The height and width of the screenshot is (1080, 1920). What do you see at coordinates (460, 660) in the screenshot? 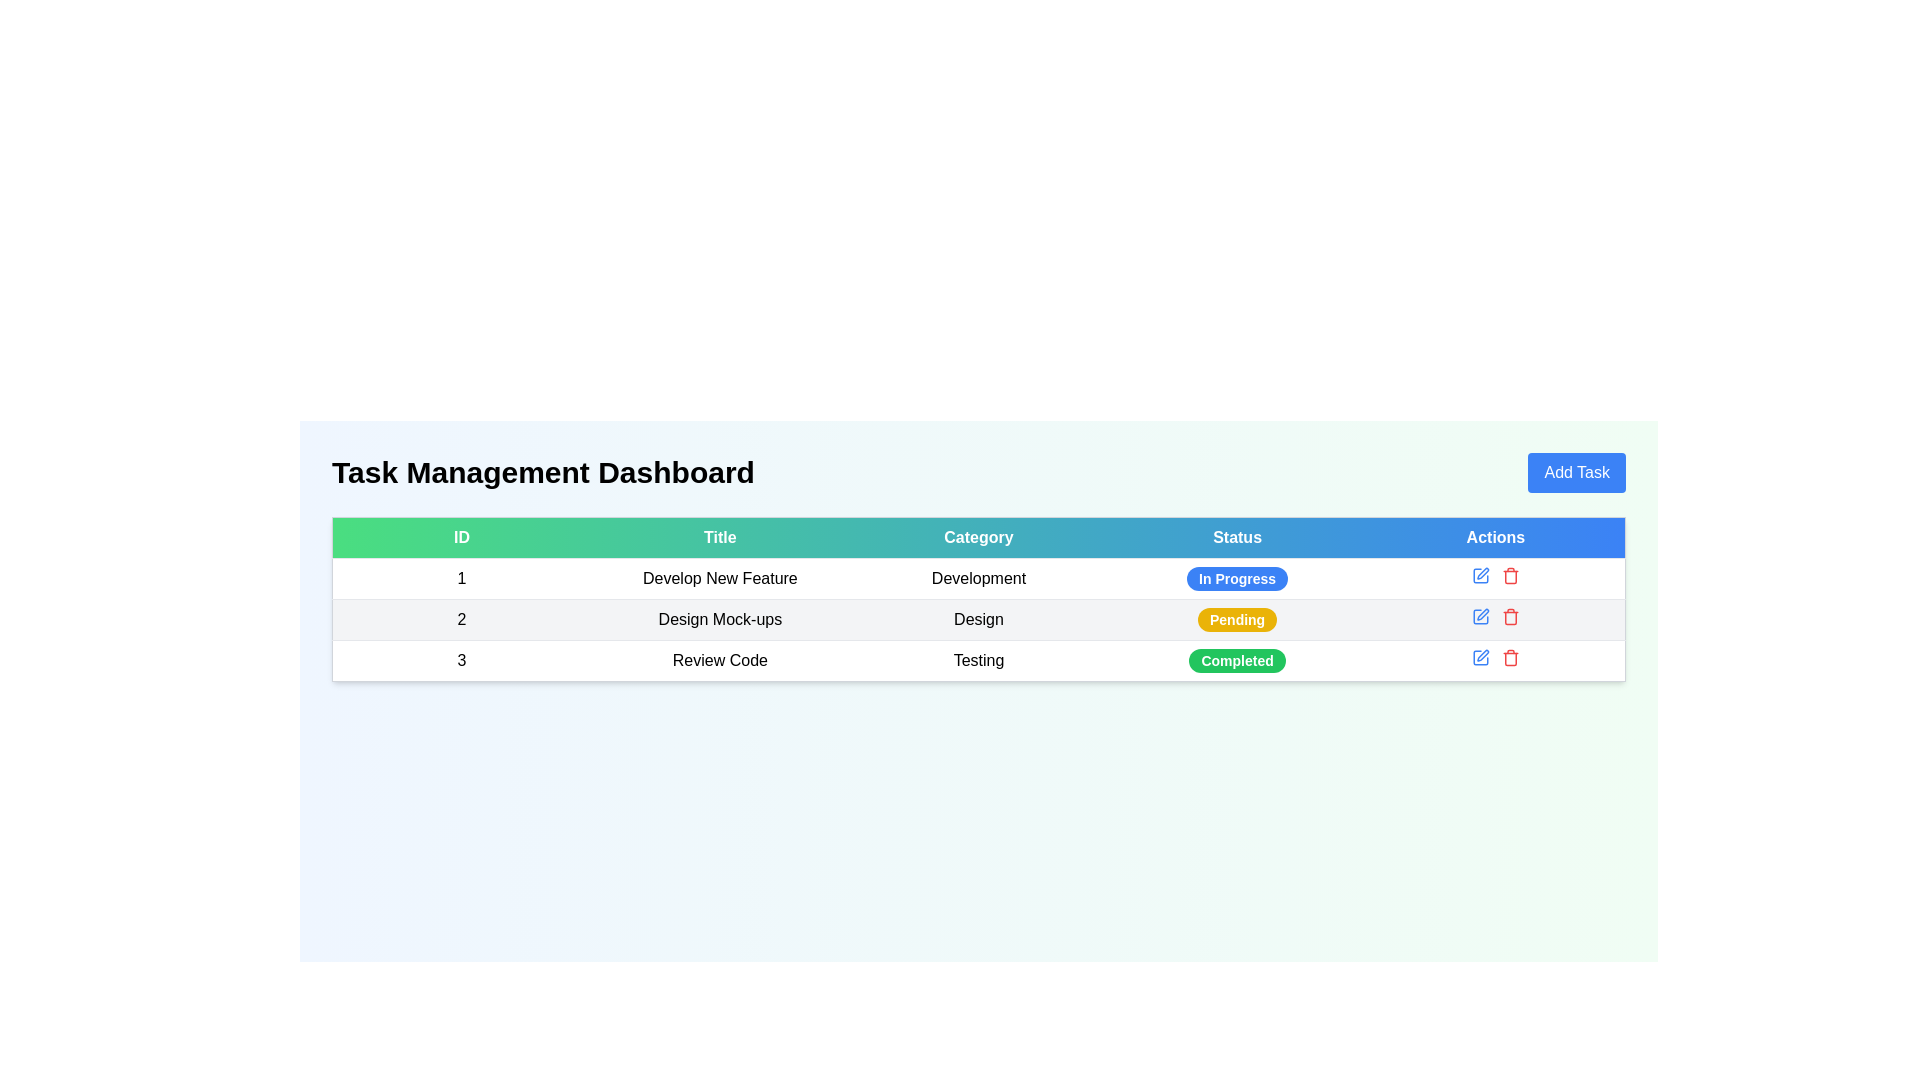
I see `the Text label that represents the index or ID number for the last row in the table, located in the leftmost cell under the 'ID' column` at bounding box center [460, 660].